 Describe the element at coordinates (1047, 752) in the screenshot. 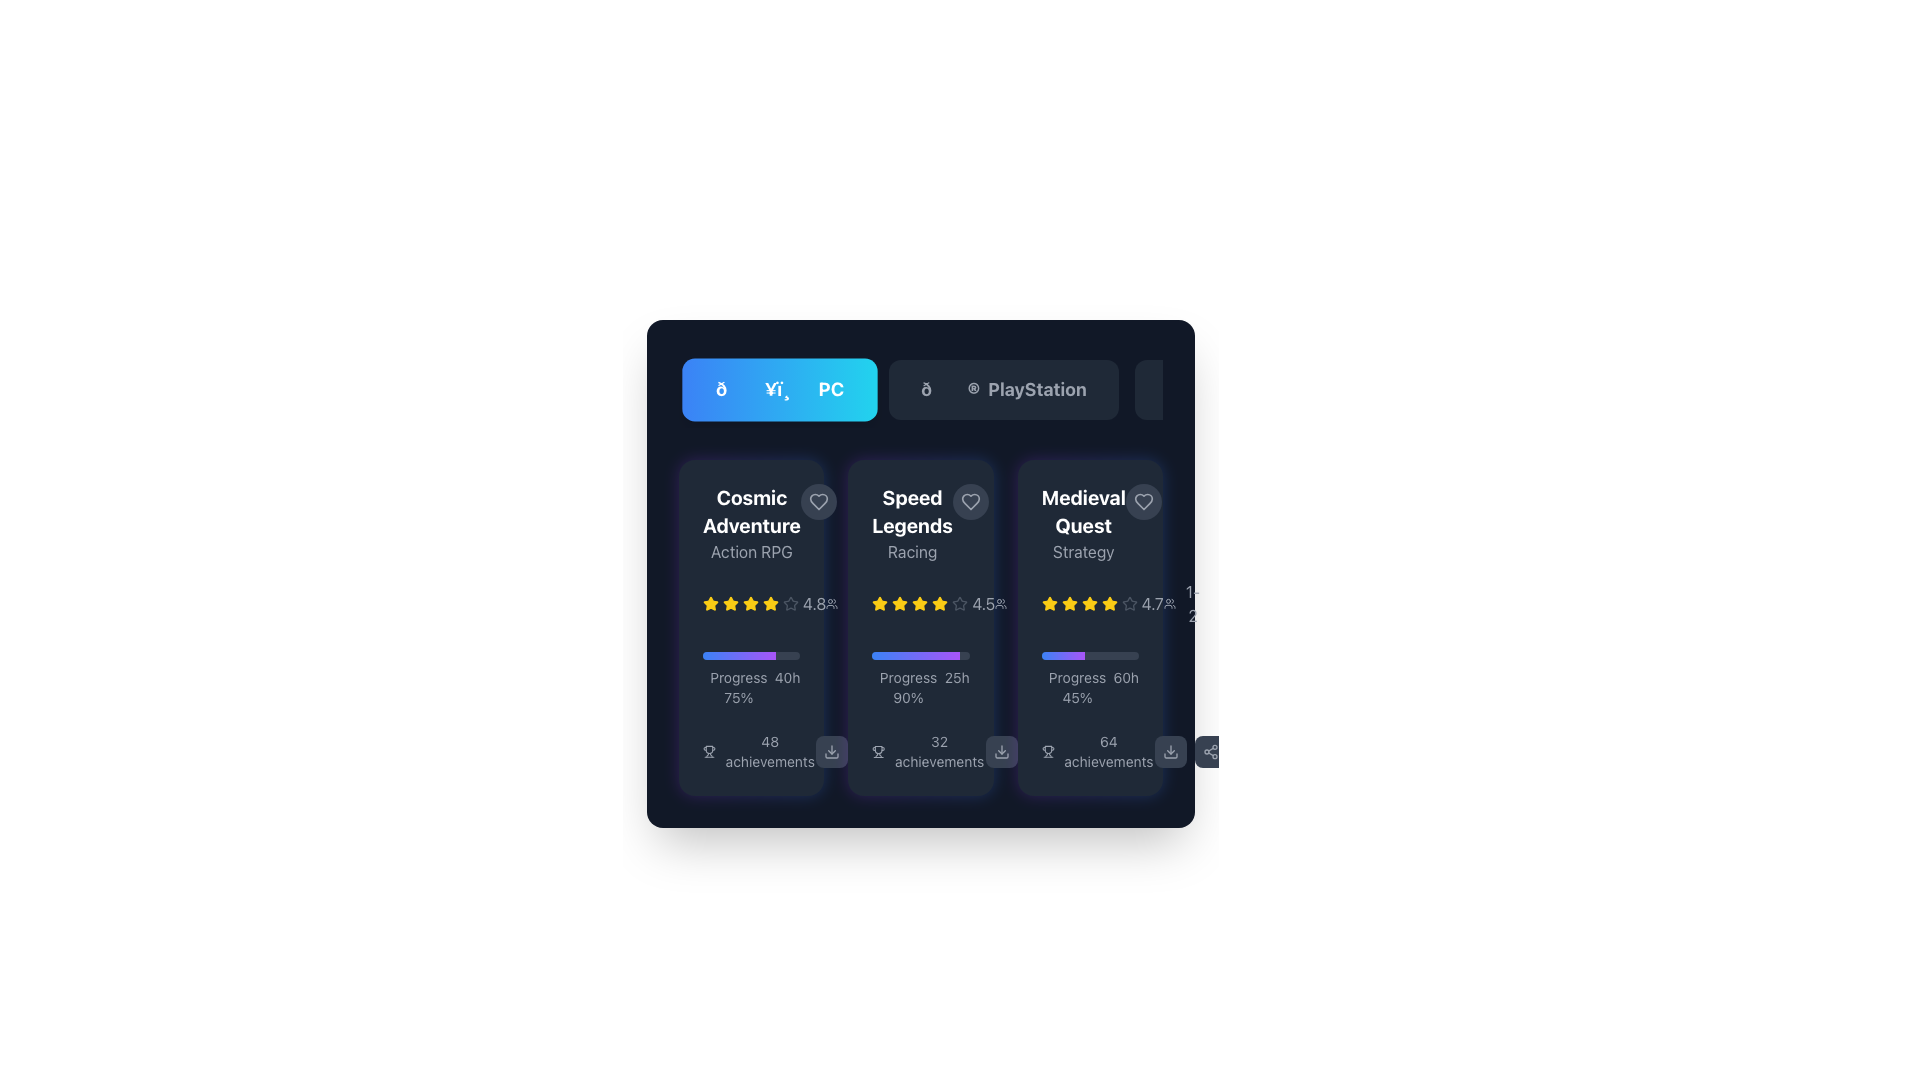

I see `the achievements icon located in the bottom-right card of the interface, which is the leftmost item in a group containing text and other icons` at that location.